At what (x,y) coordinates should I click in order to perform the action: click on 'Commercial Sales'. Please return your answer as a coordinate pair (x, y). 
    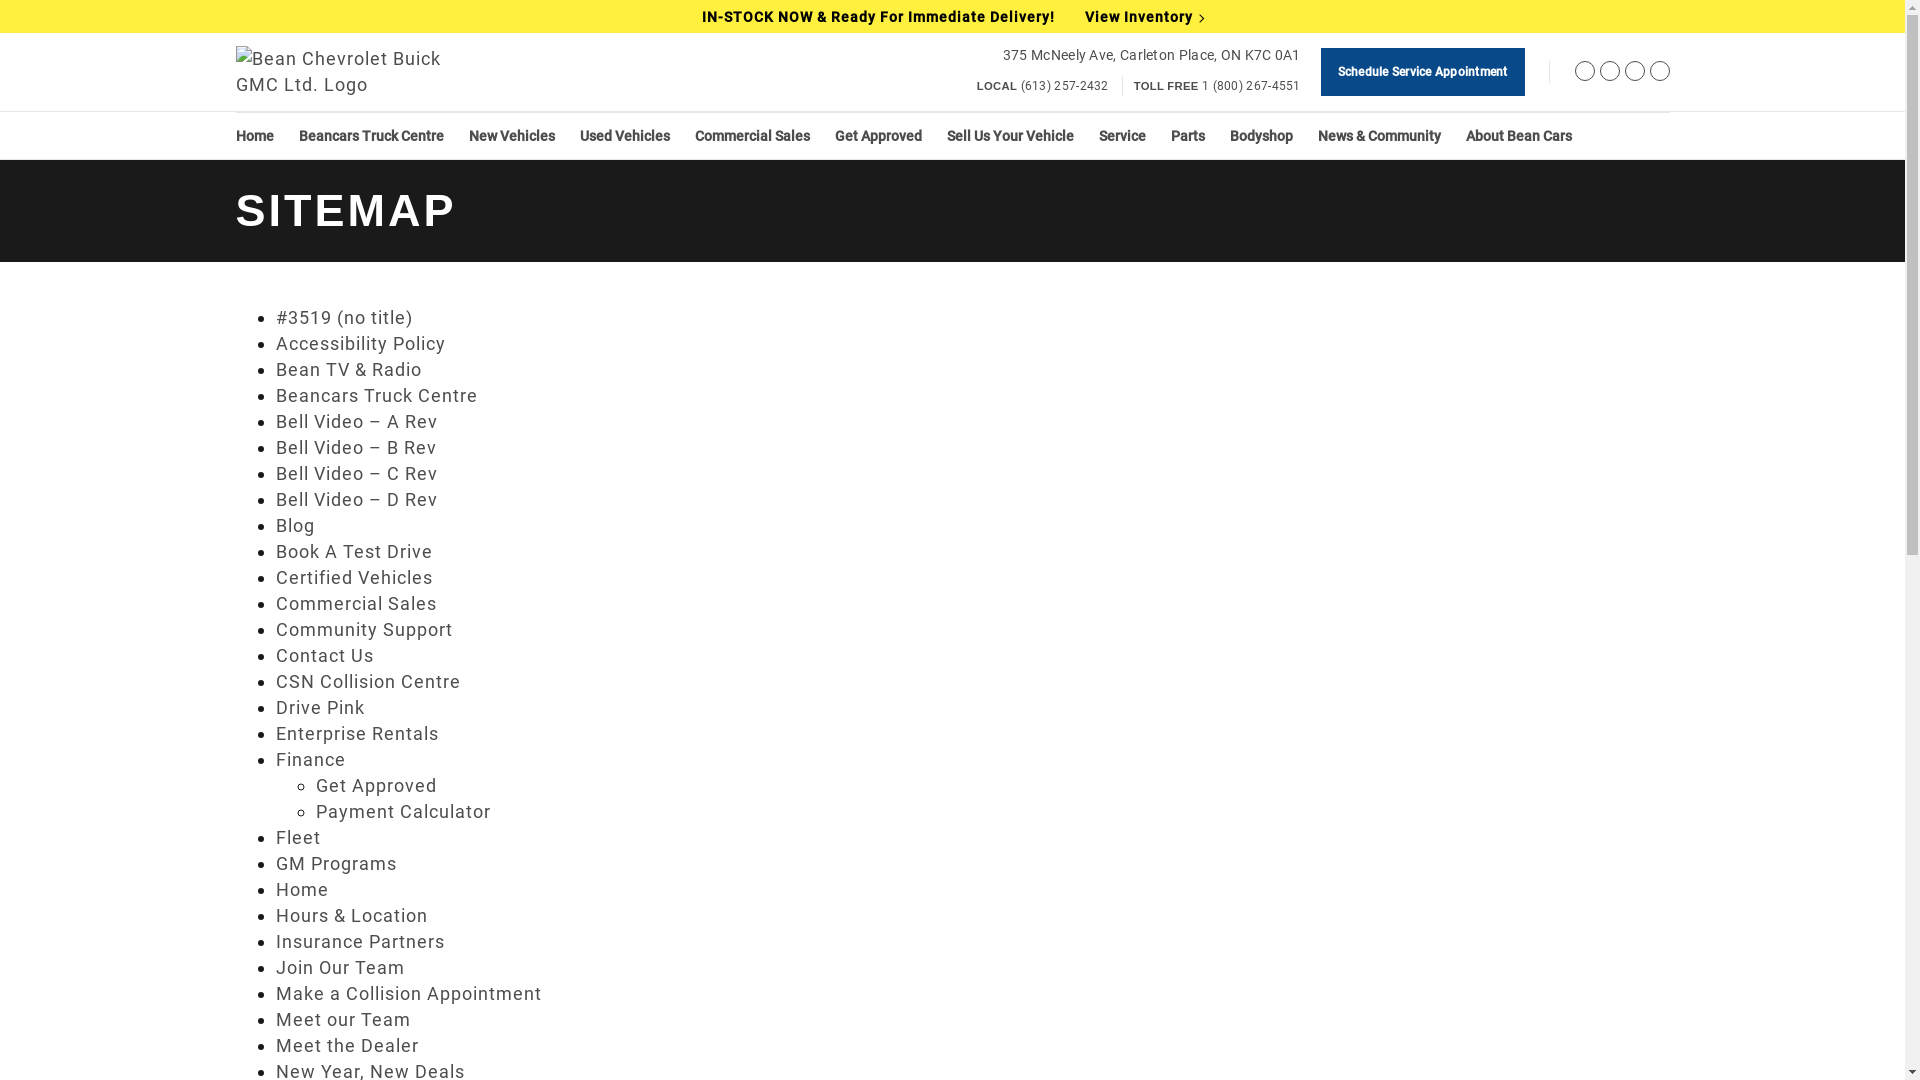
    Looking at the image, I should click on (274, 602).